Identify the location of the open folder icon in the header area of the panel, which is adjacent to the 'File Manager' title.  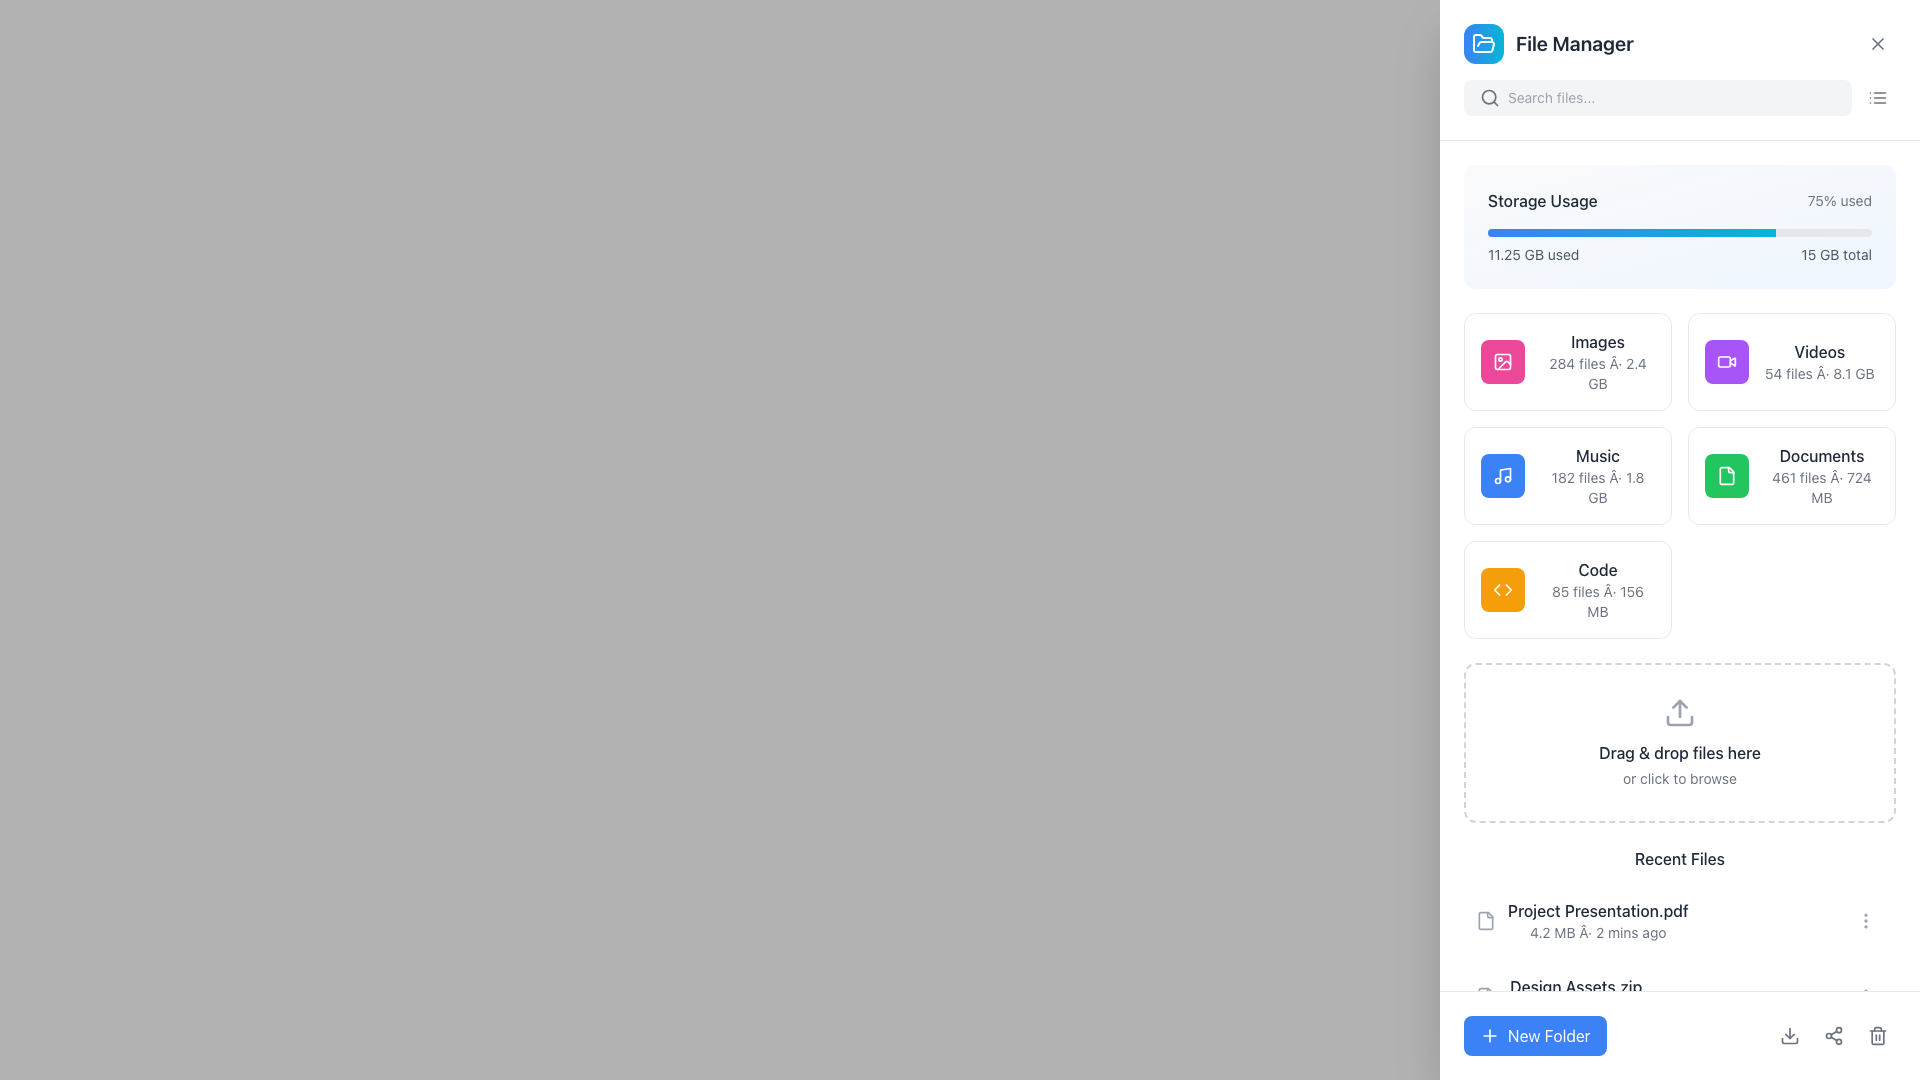
(1483, 43).